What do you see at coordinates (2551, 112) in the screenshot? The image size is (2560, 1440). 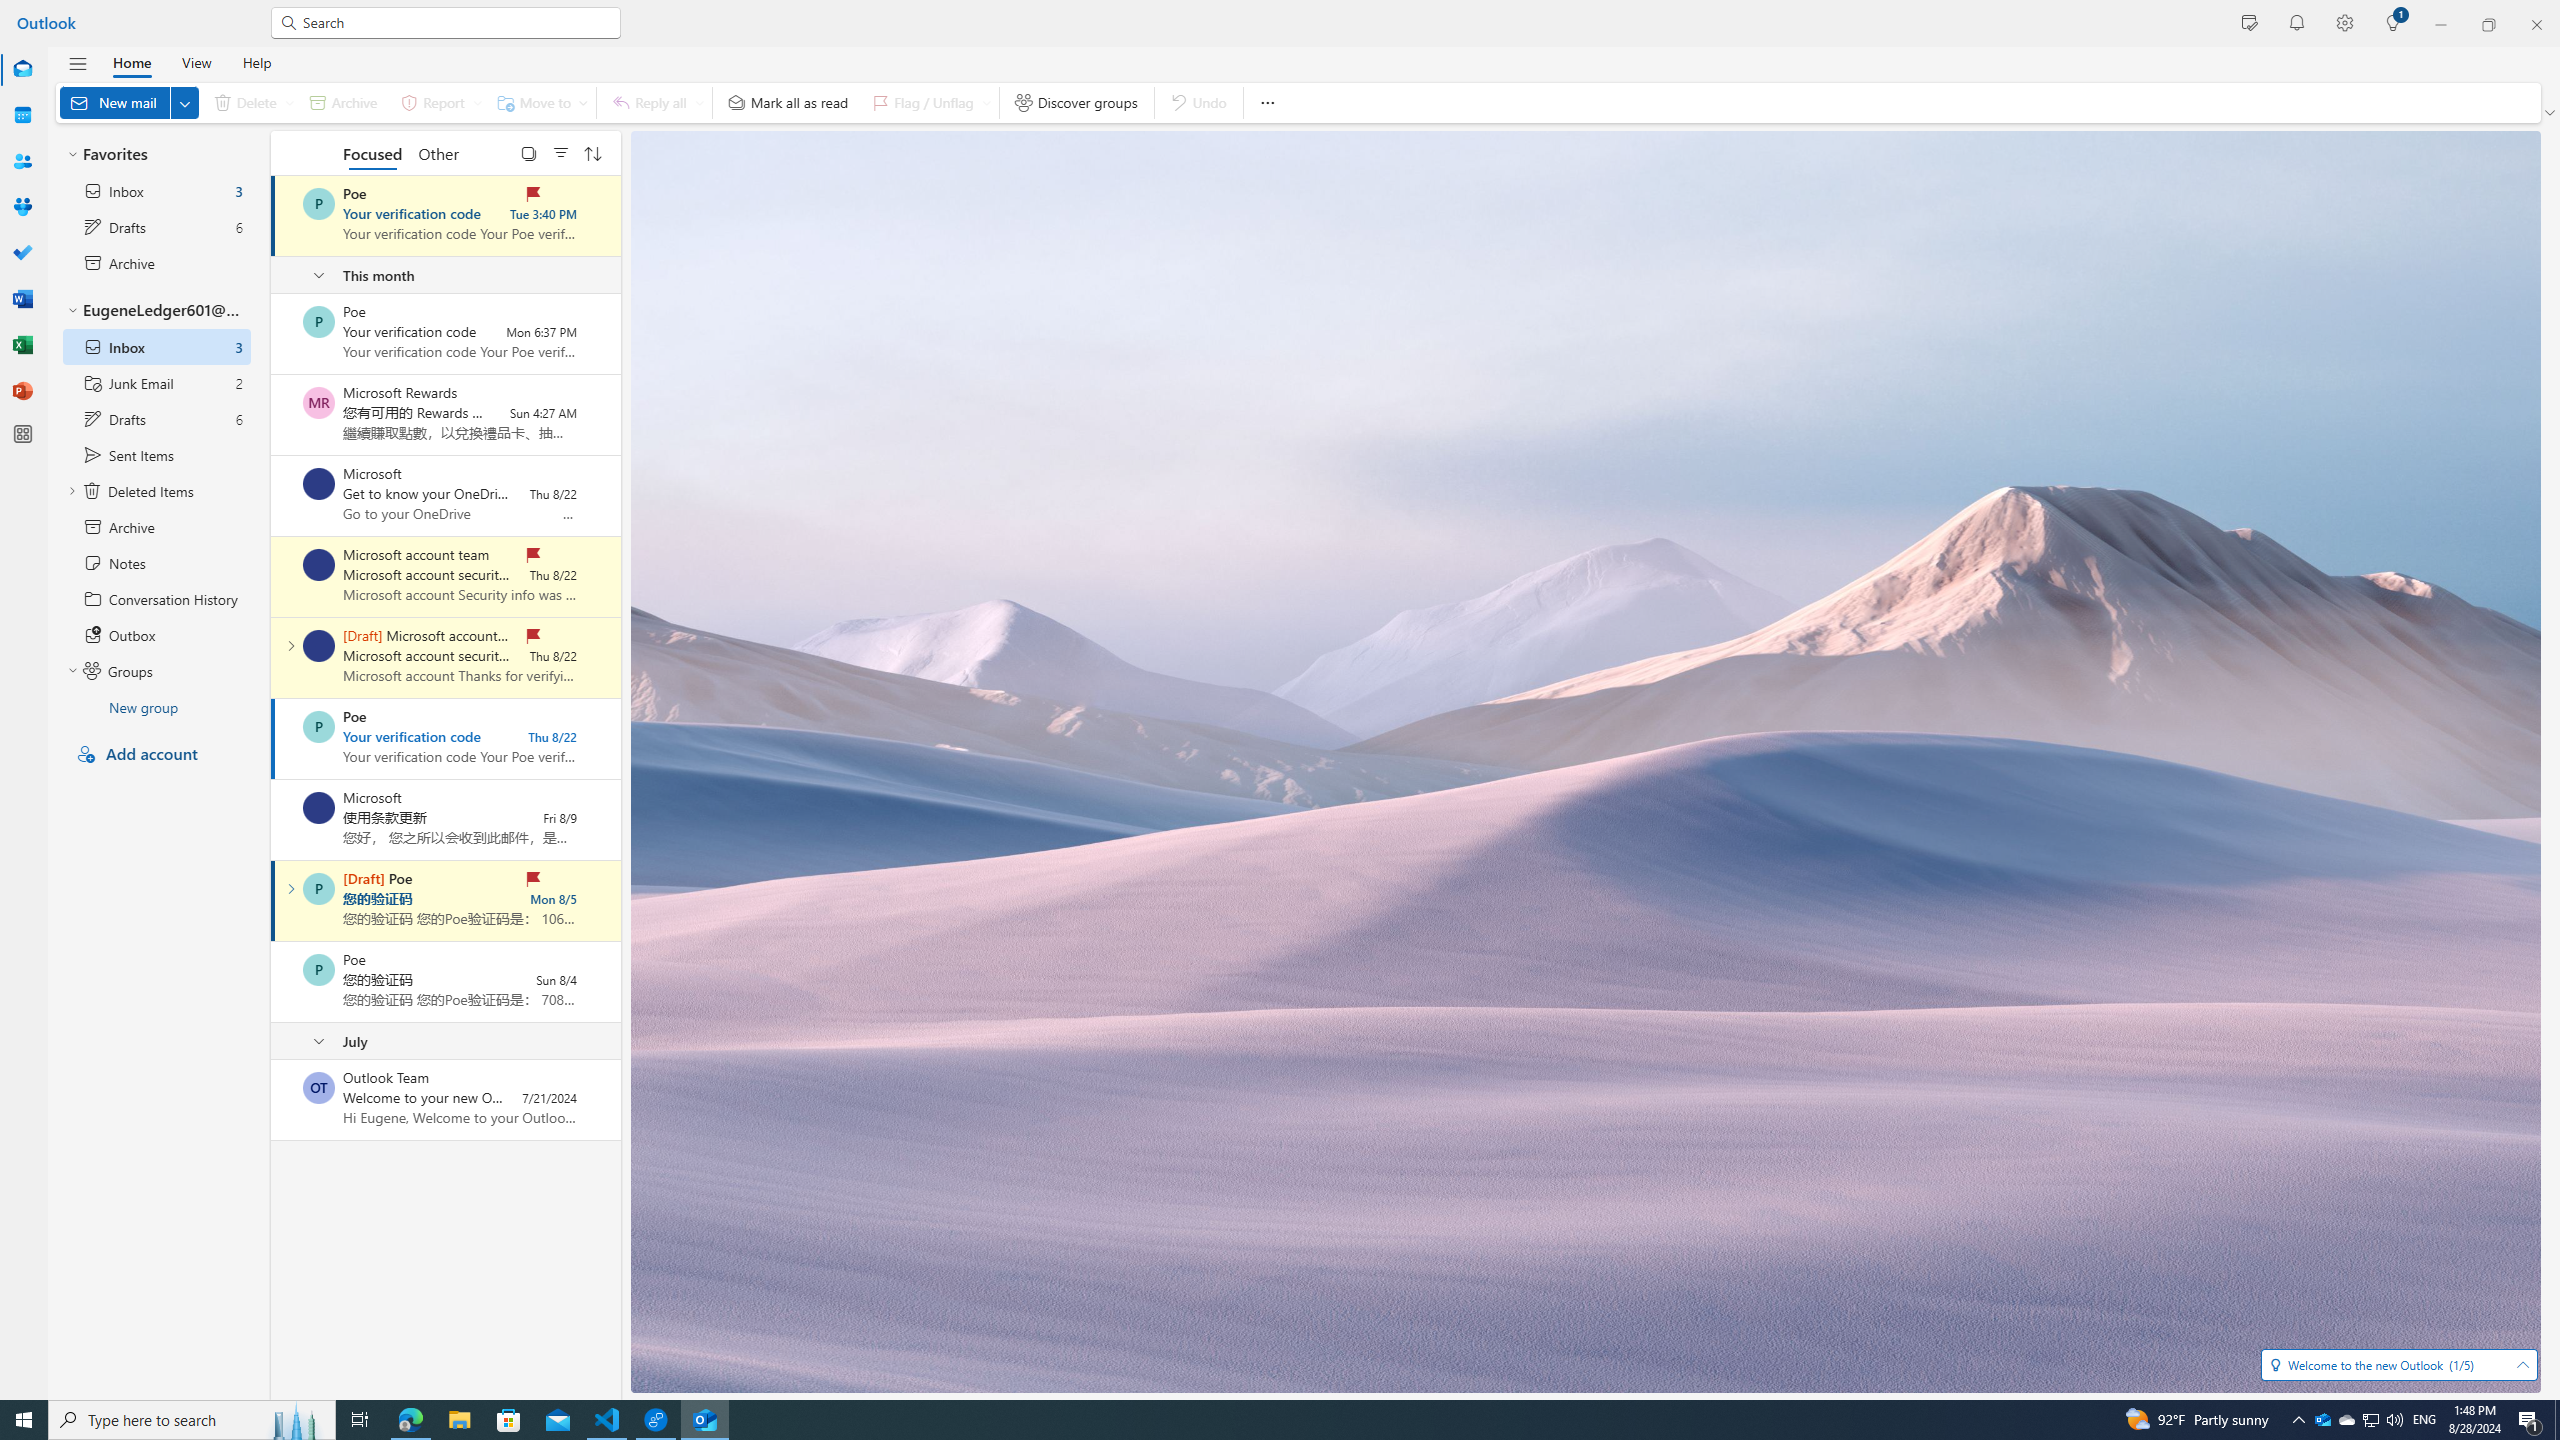 I see `'Ribbon display options'` at bounding box center [2551, 112].